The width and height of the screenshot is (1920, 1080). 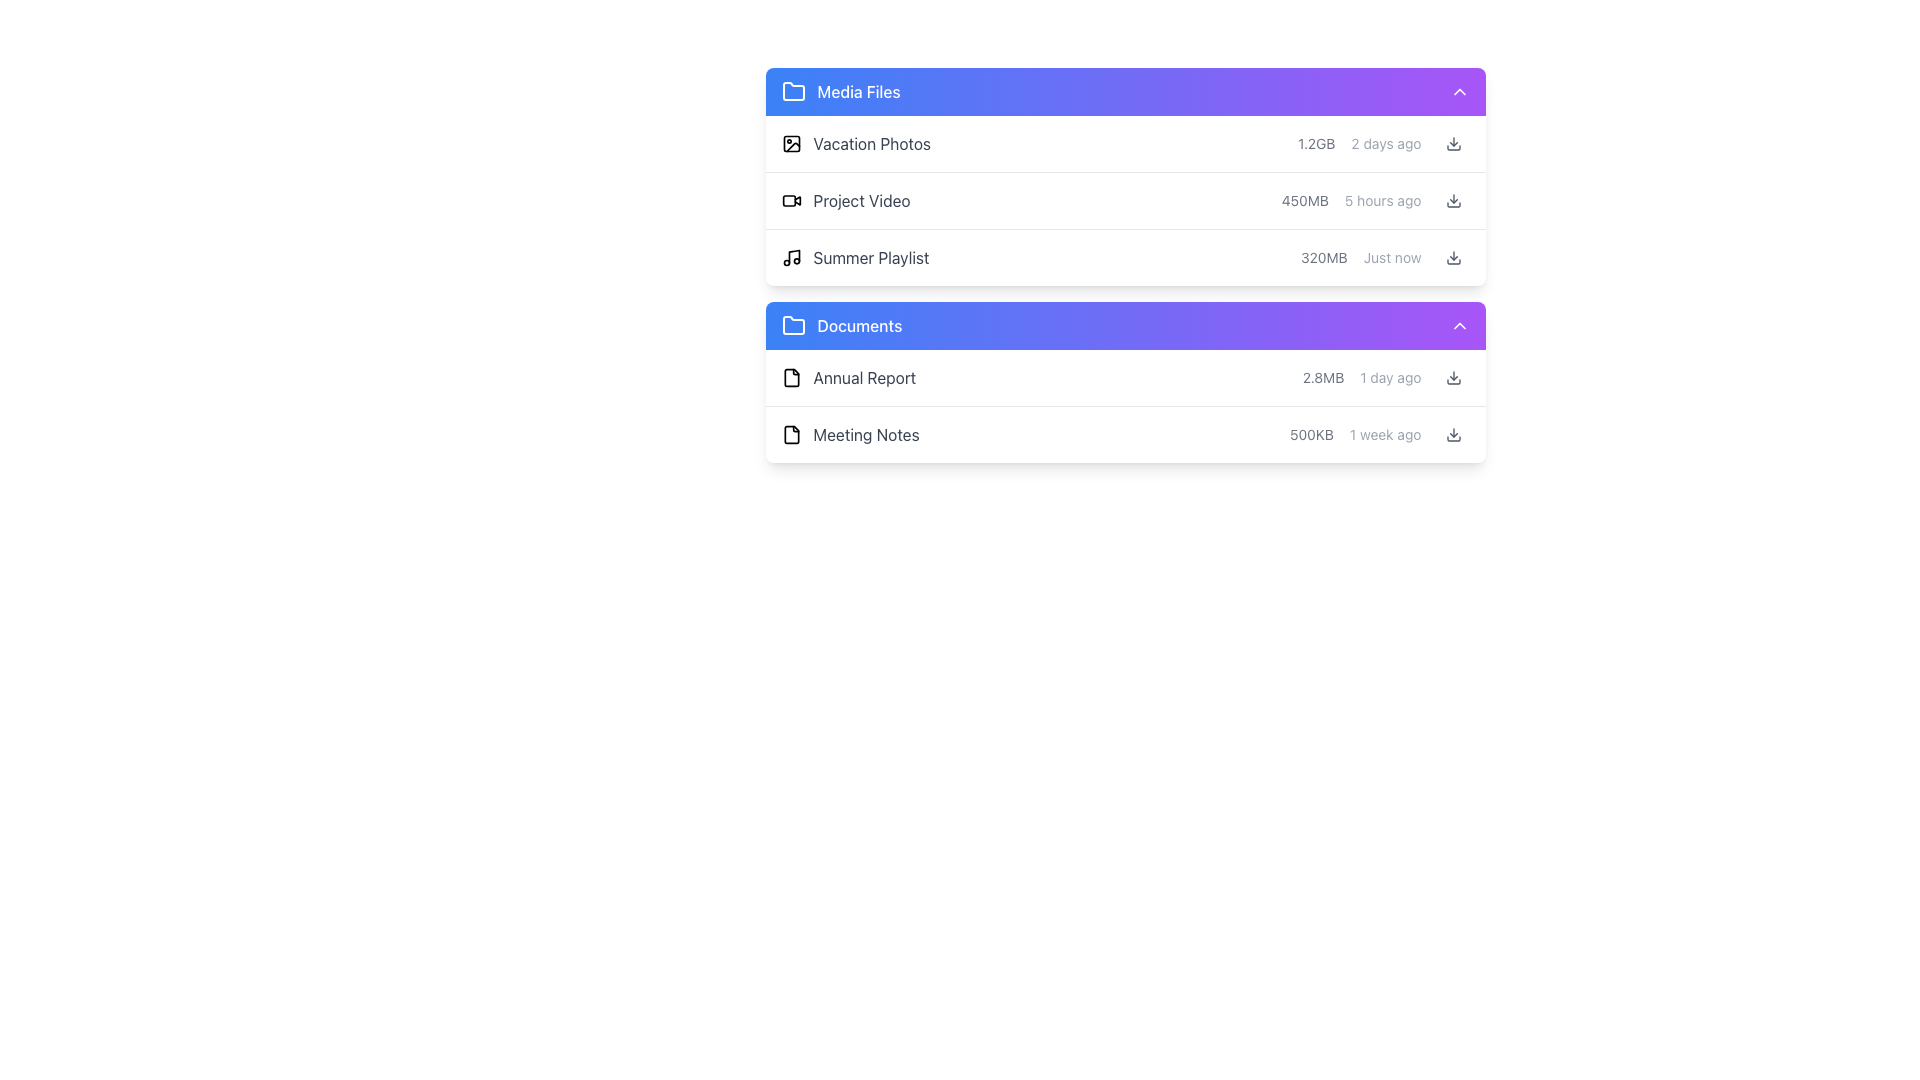 I want to click on text label displaying '320MB' located within the 'Summer Playlist' row, positioned towards the right end near the 'Just now' timestamp, so click(x=1324, y=257).